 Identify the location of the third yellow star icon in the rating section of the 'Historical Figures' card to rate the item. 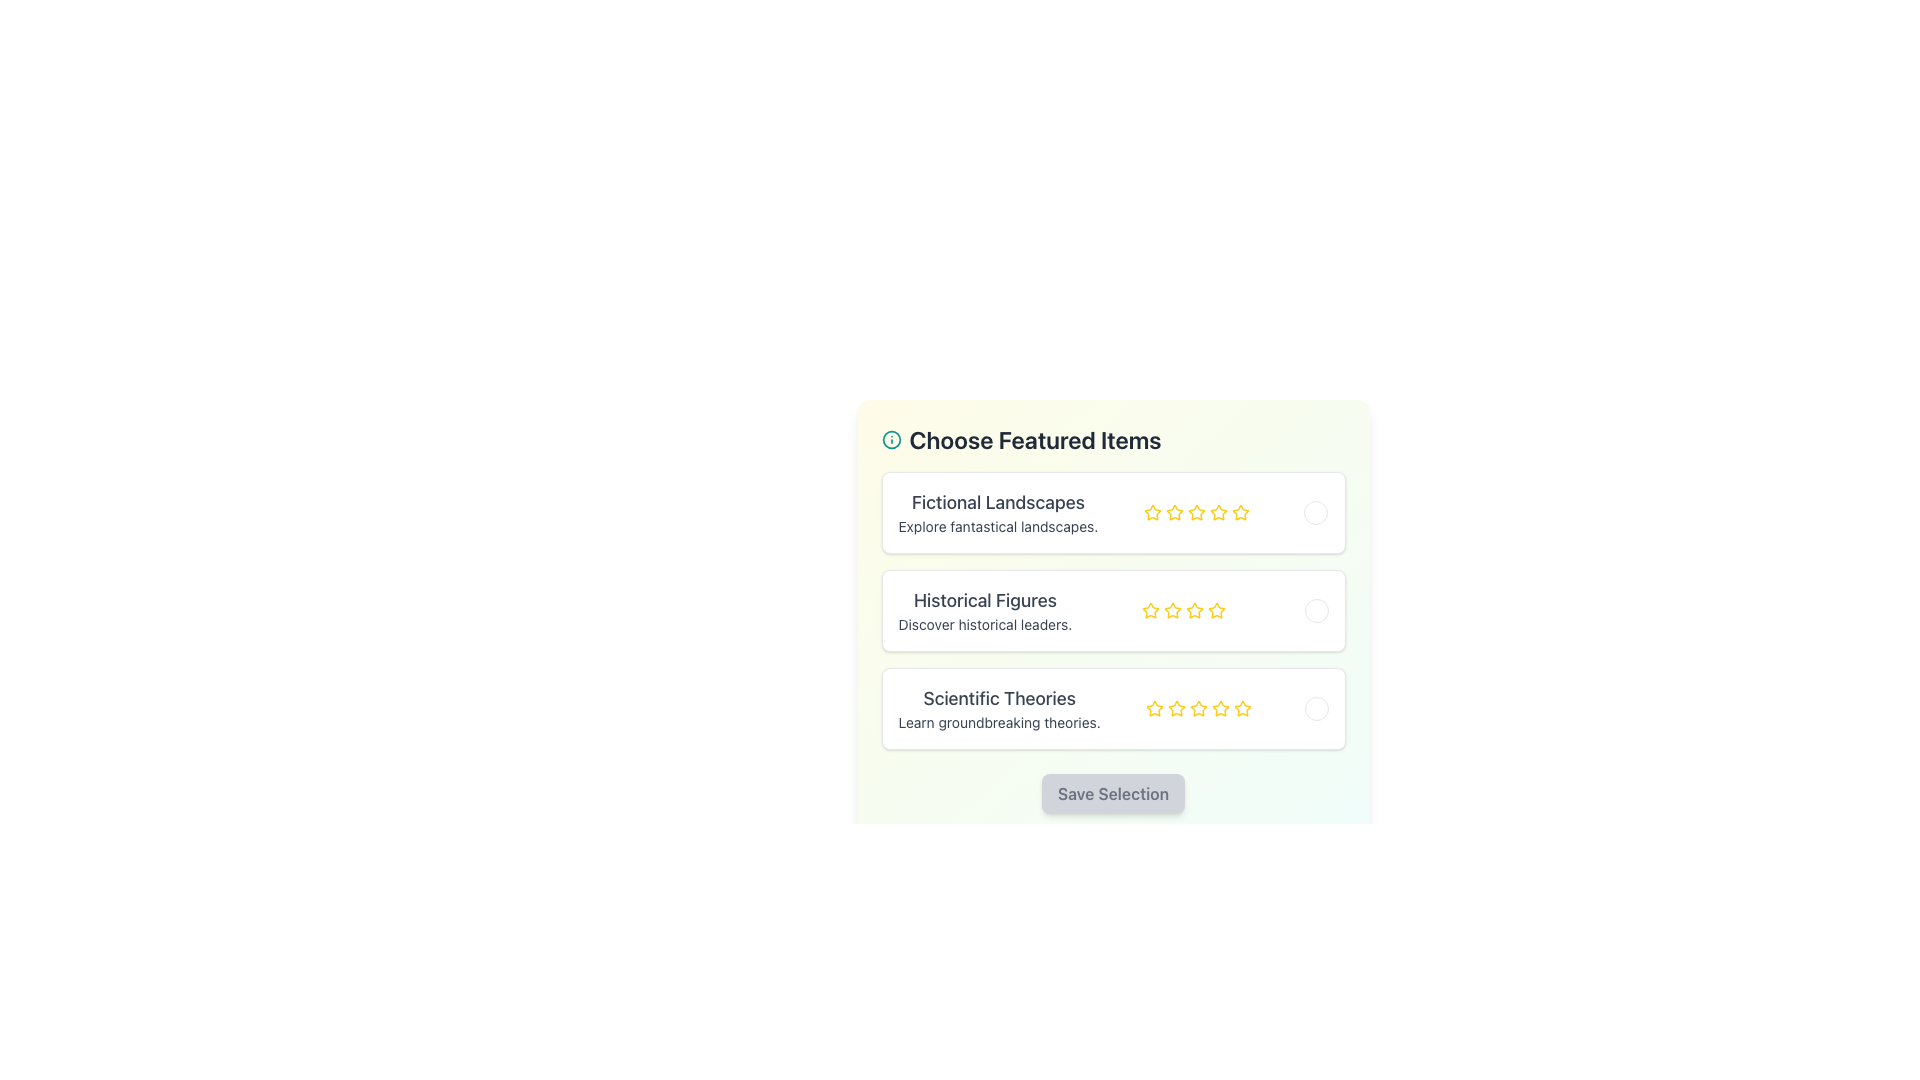
(1195, 609).